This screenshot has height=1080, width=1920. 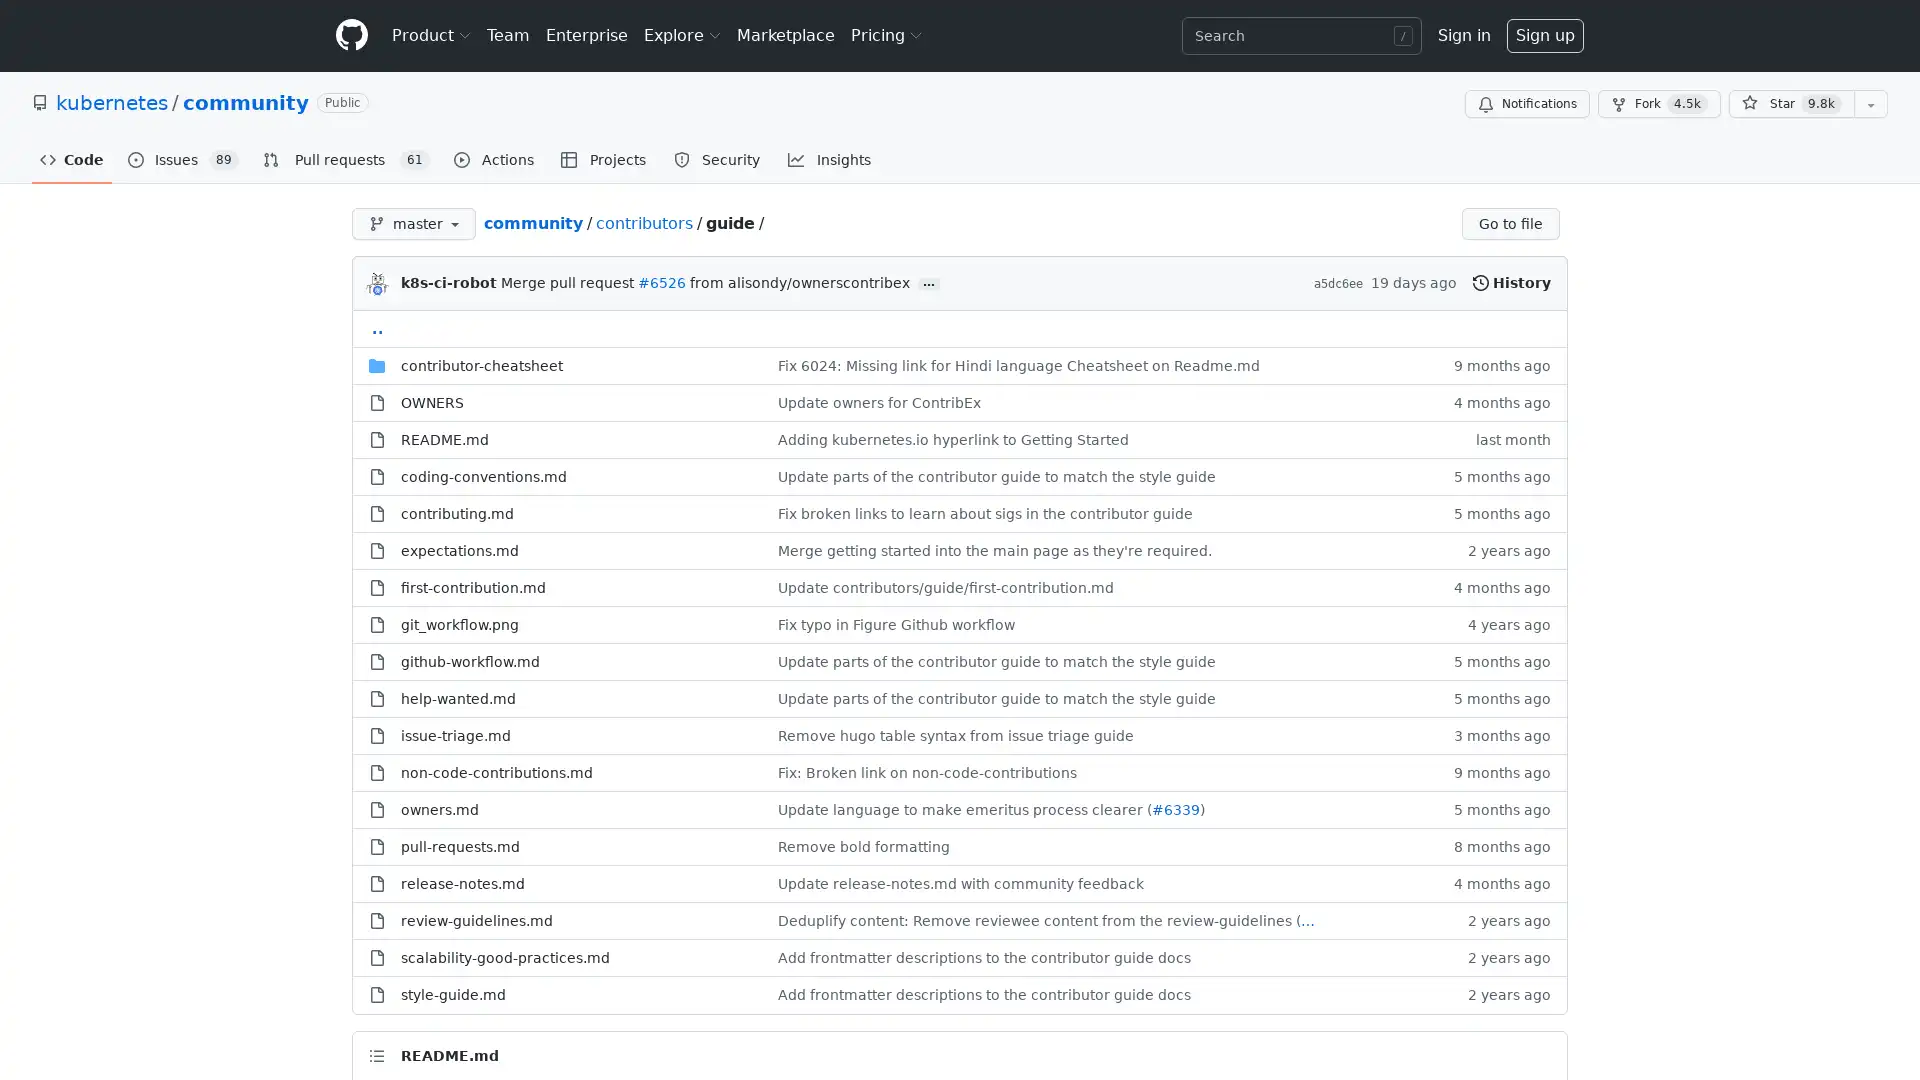 I want to click on You must be signed in to add this repository to a list, so click(x=1870, y=104).